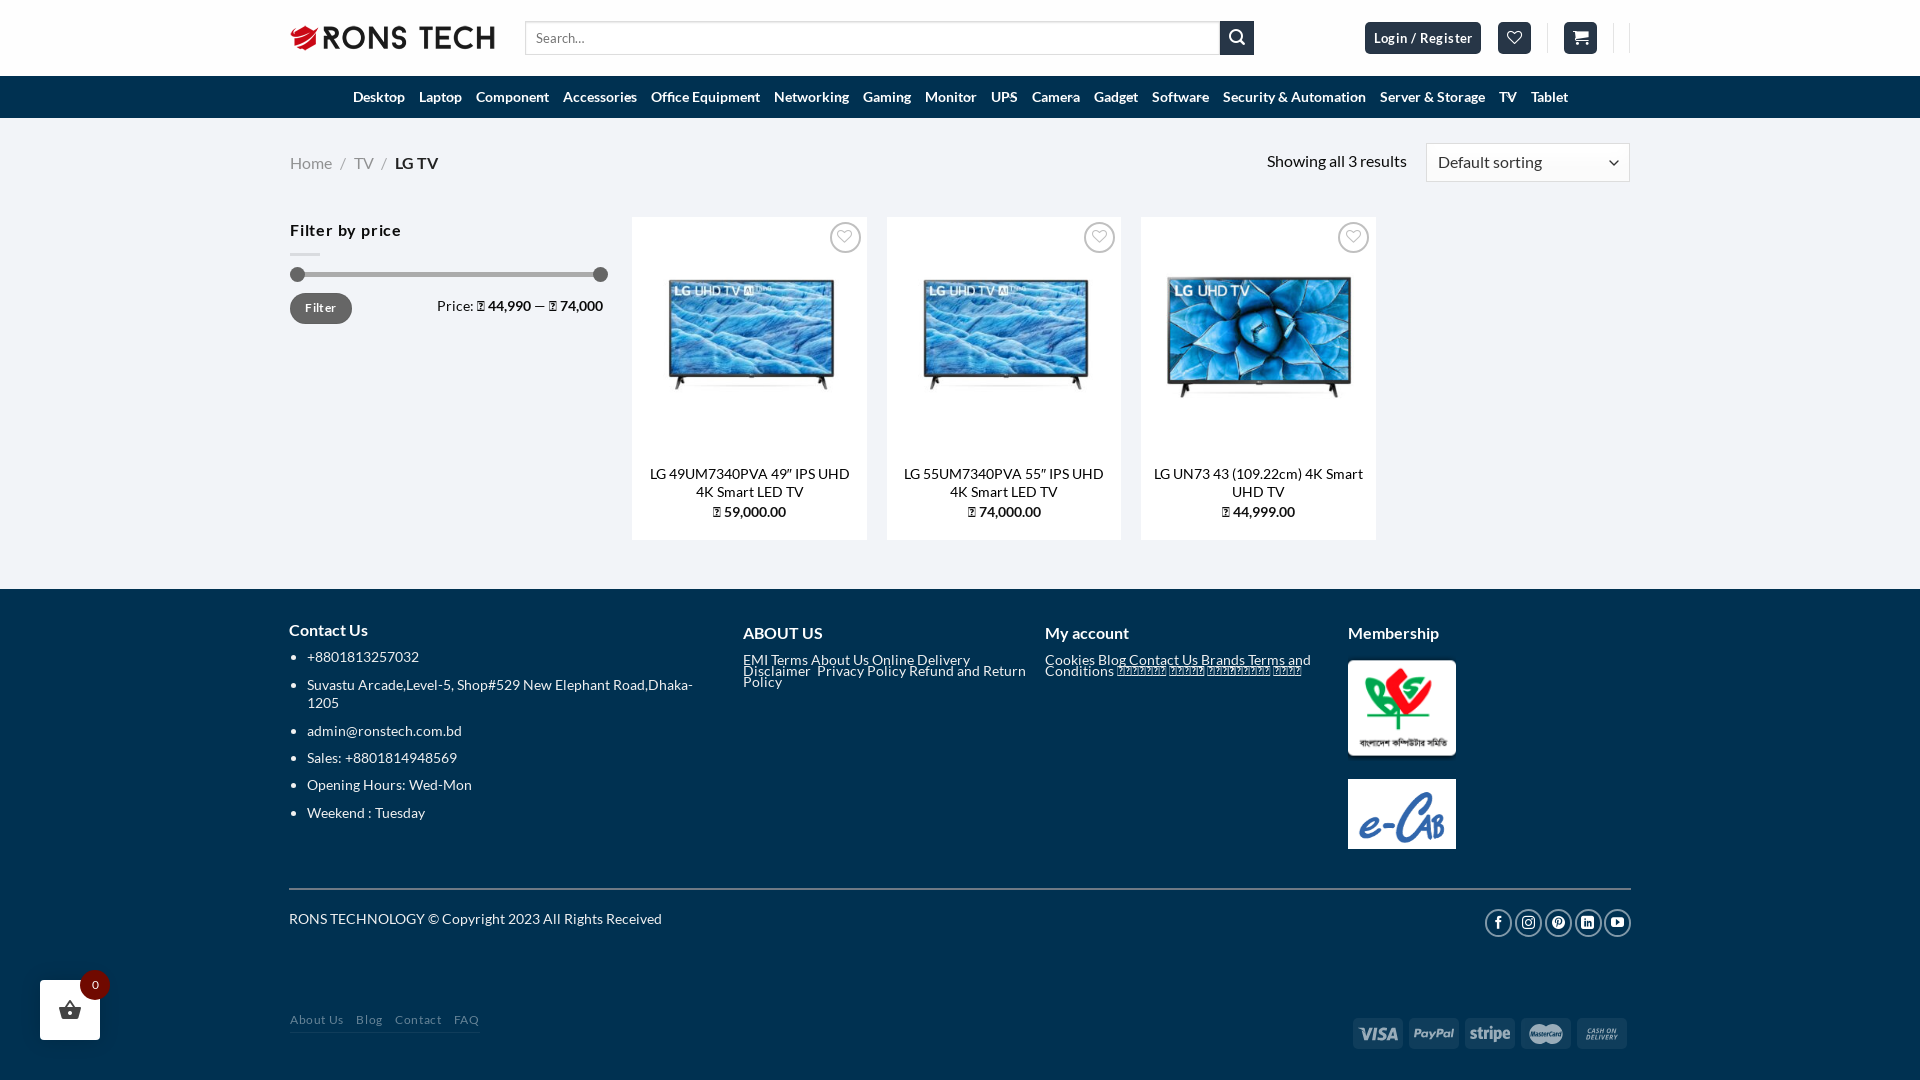 The height and width of the screenshot is (1080, 1920). I want to click on 'Camera', so click(1023, 96).